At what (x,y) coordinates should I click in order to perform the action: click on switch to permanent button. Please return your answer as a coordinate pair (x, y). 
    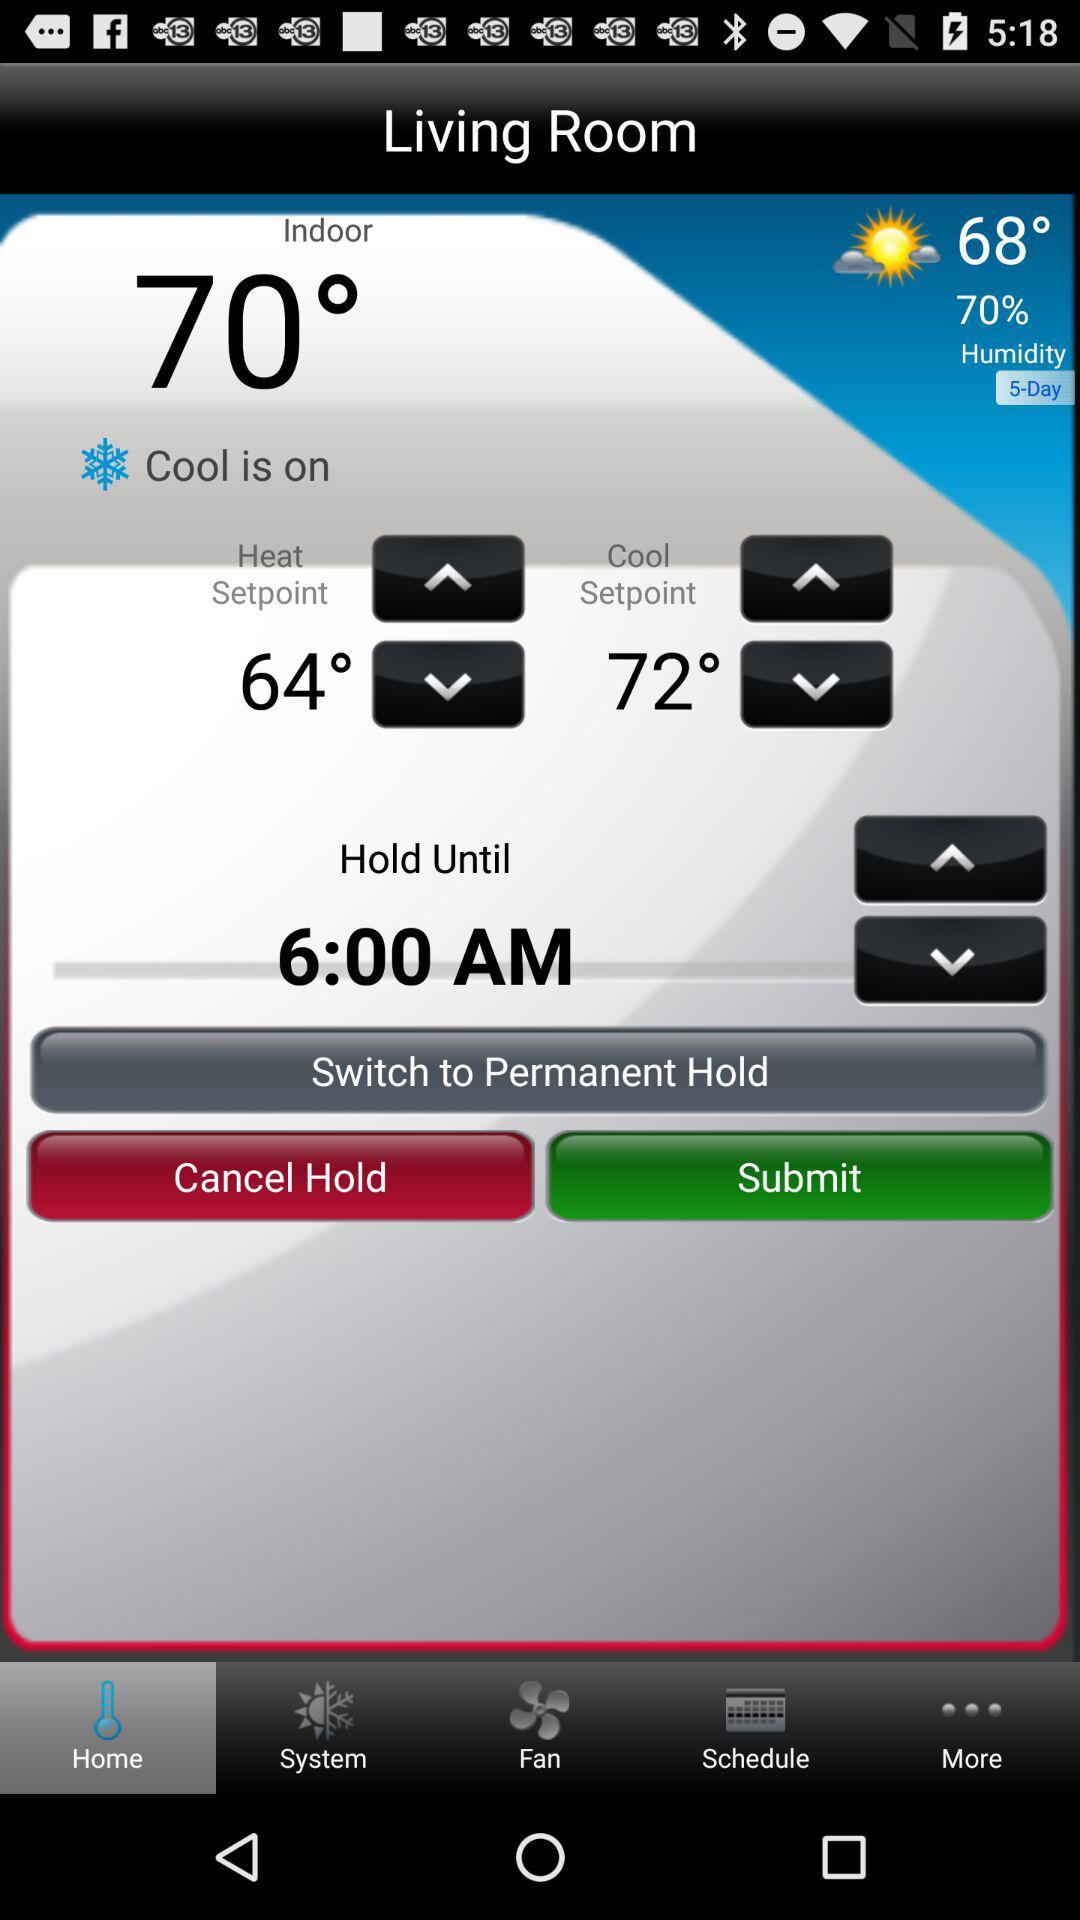
    Looking at the image, I should click on (540, 1069).